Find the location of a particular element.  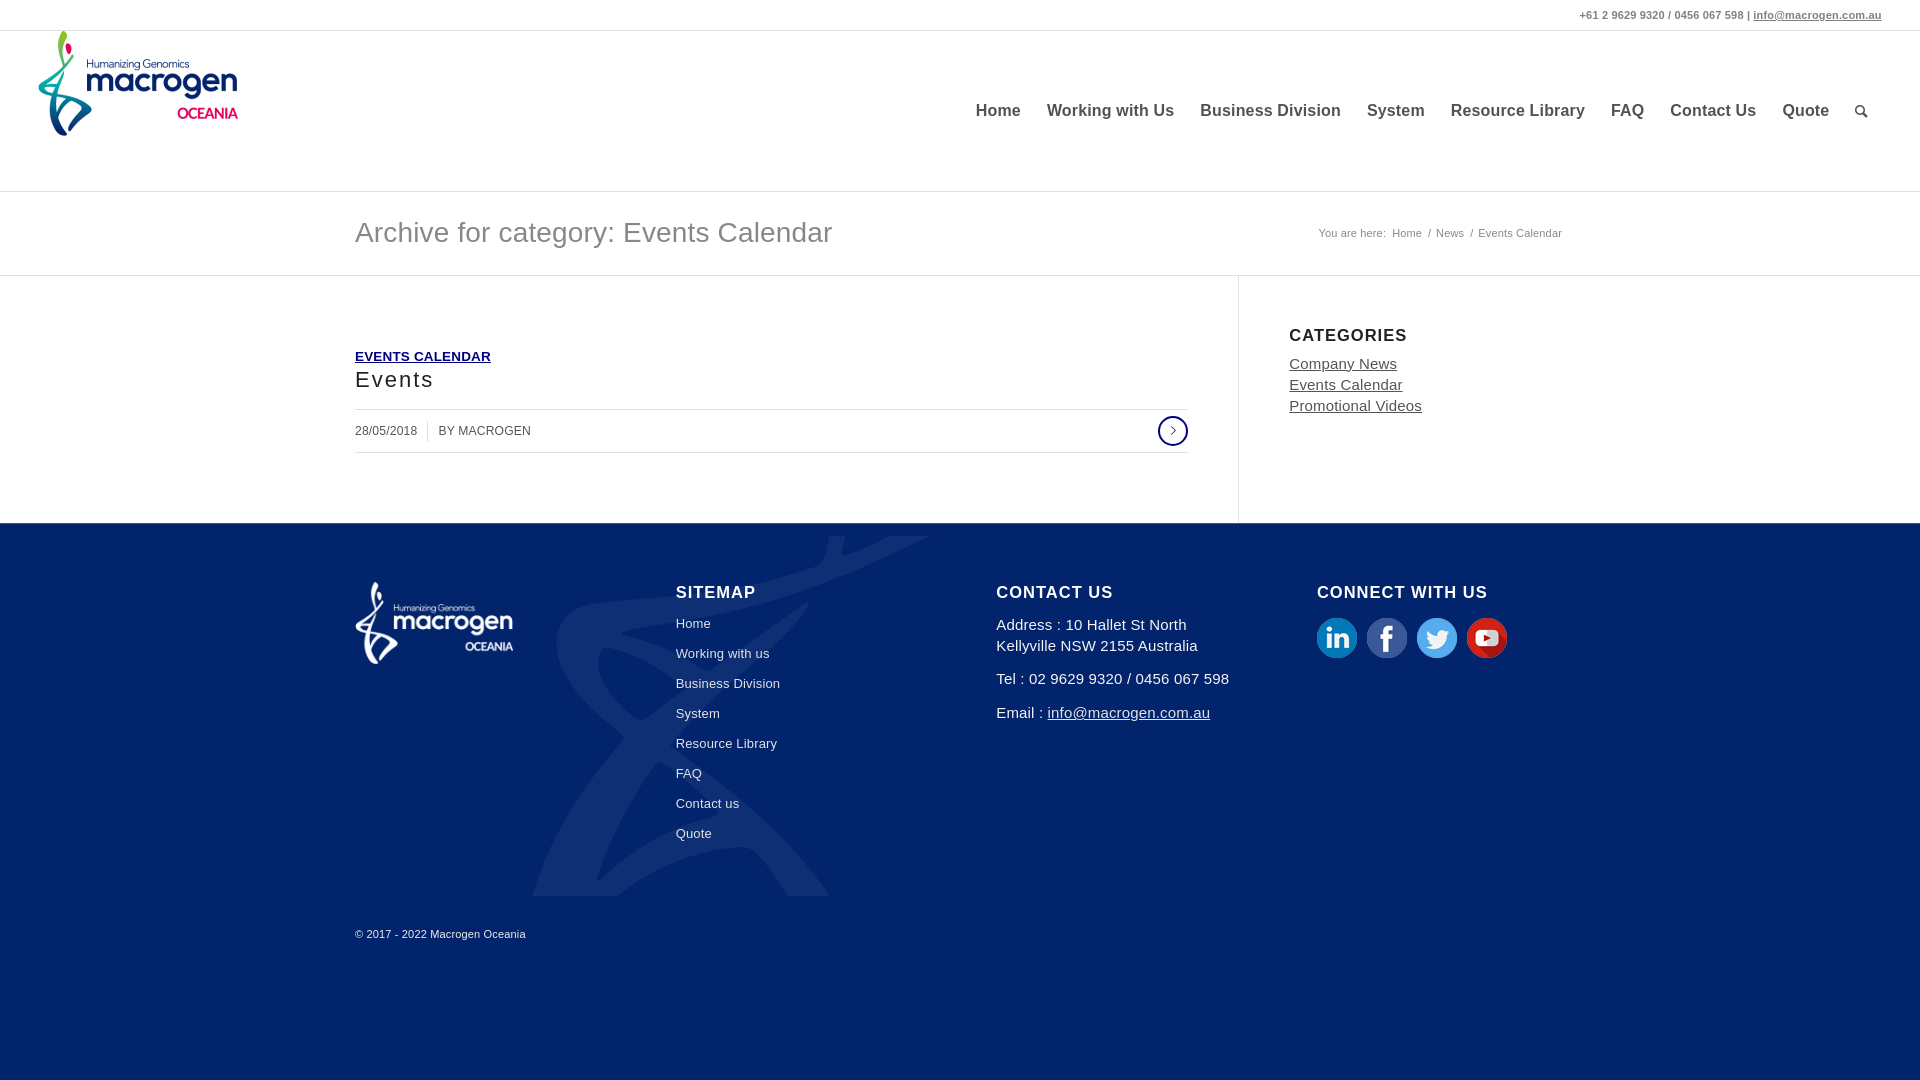

'Promotional Videos' is located at coordinates (1355, 405).